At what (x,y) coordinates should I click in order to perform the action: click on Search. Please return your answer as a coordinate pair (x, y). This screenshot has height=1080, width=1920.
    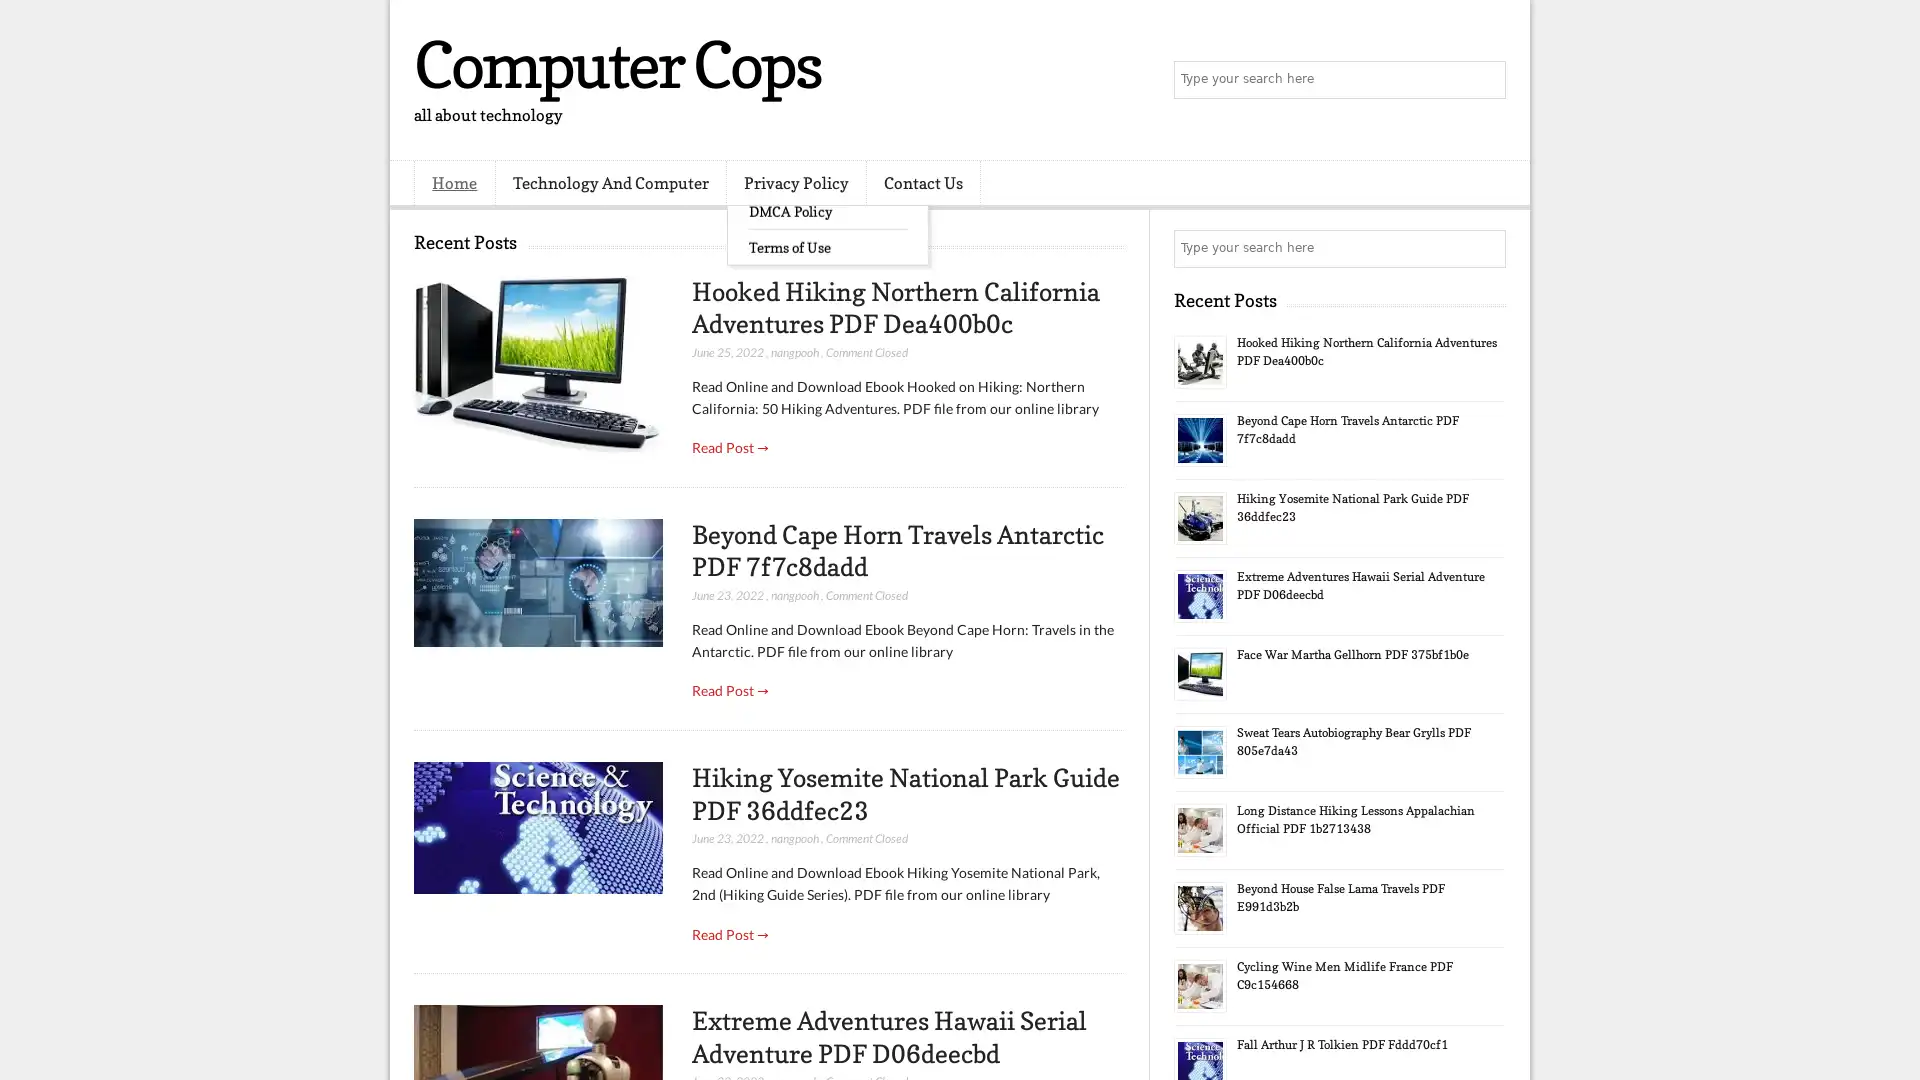
    Looking at the image, I should click on (1485, 80).